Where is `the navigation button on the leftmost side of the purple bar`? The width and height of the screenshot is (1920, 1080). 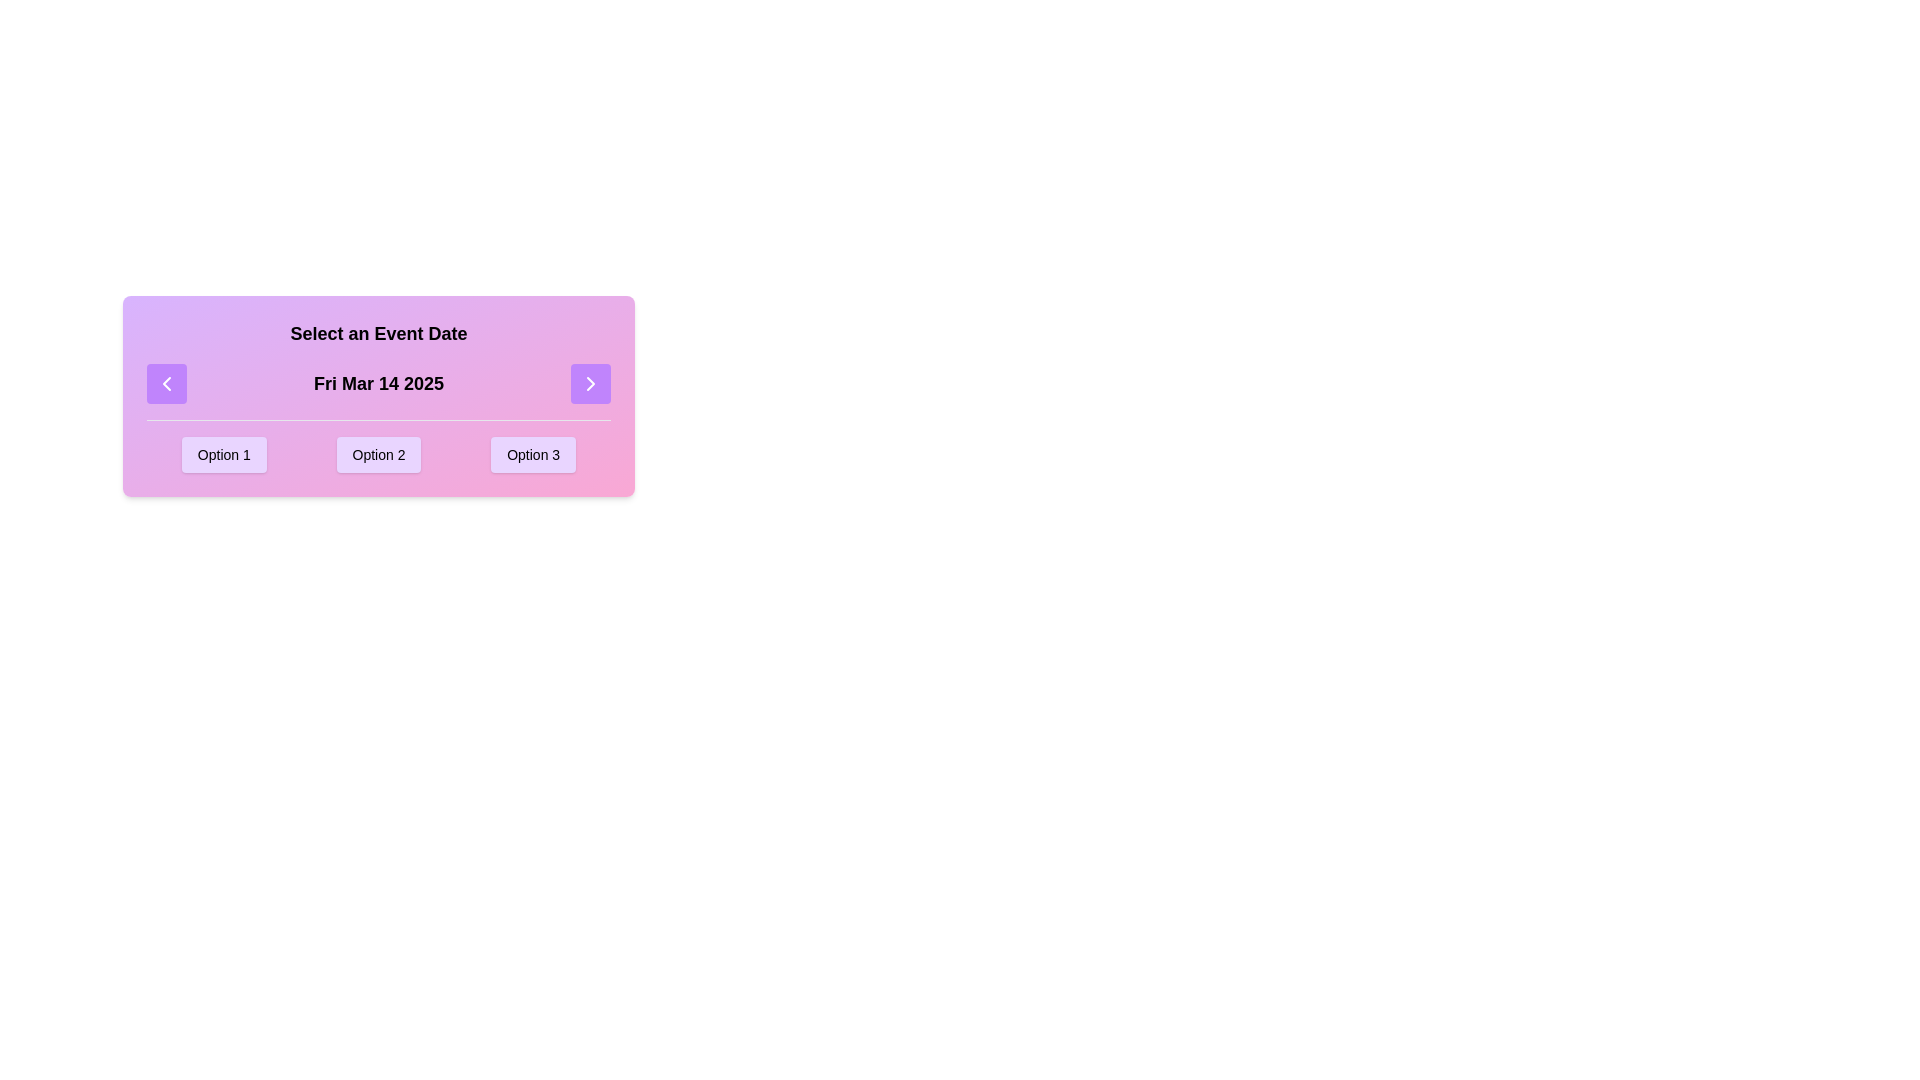
the navigation button on the leftmost side of the purple bar is located at coordinates (167, 384).